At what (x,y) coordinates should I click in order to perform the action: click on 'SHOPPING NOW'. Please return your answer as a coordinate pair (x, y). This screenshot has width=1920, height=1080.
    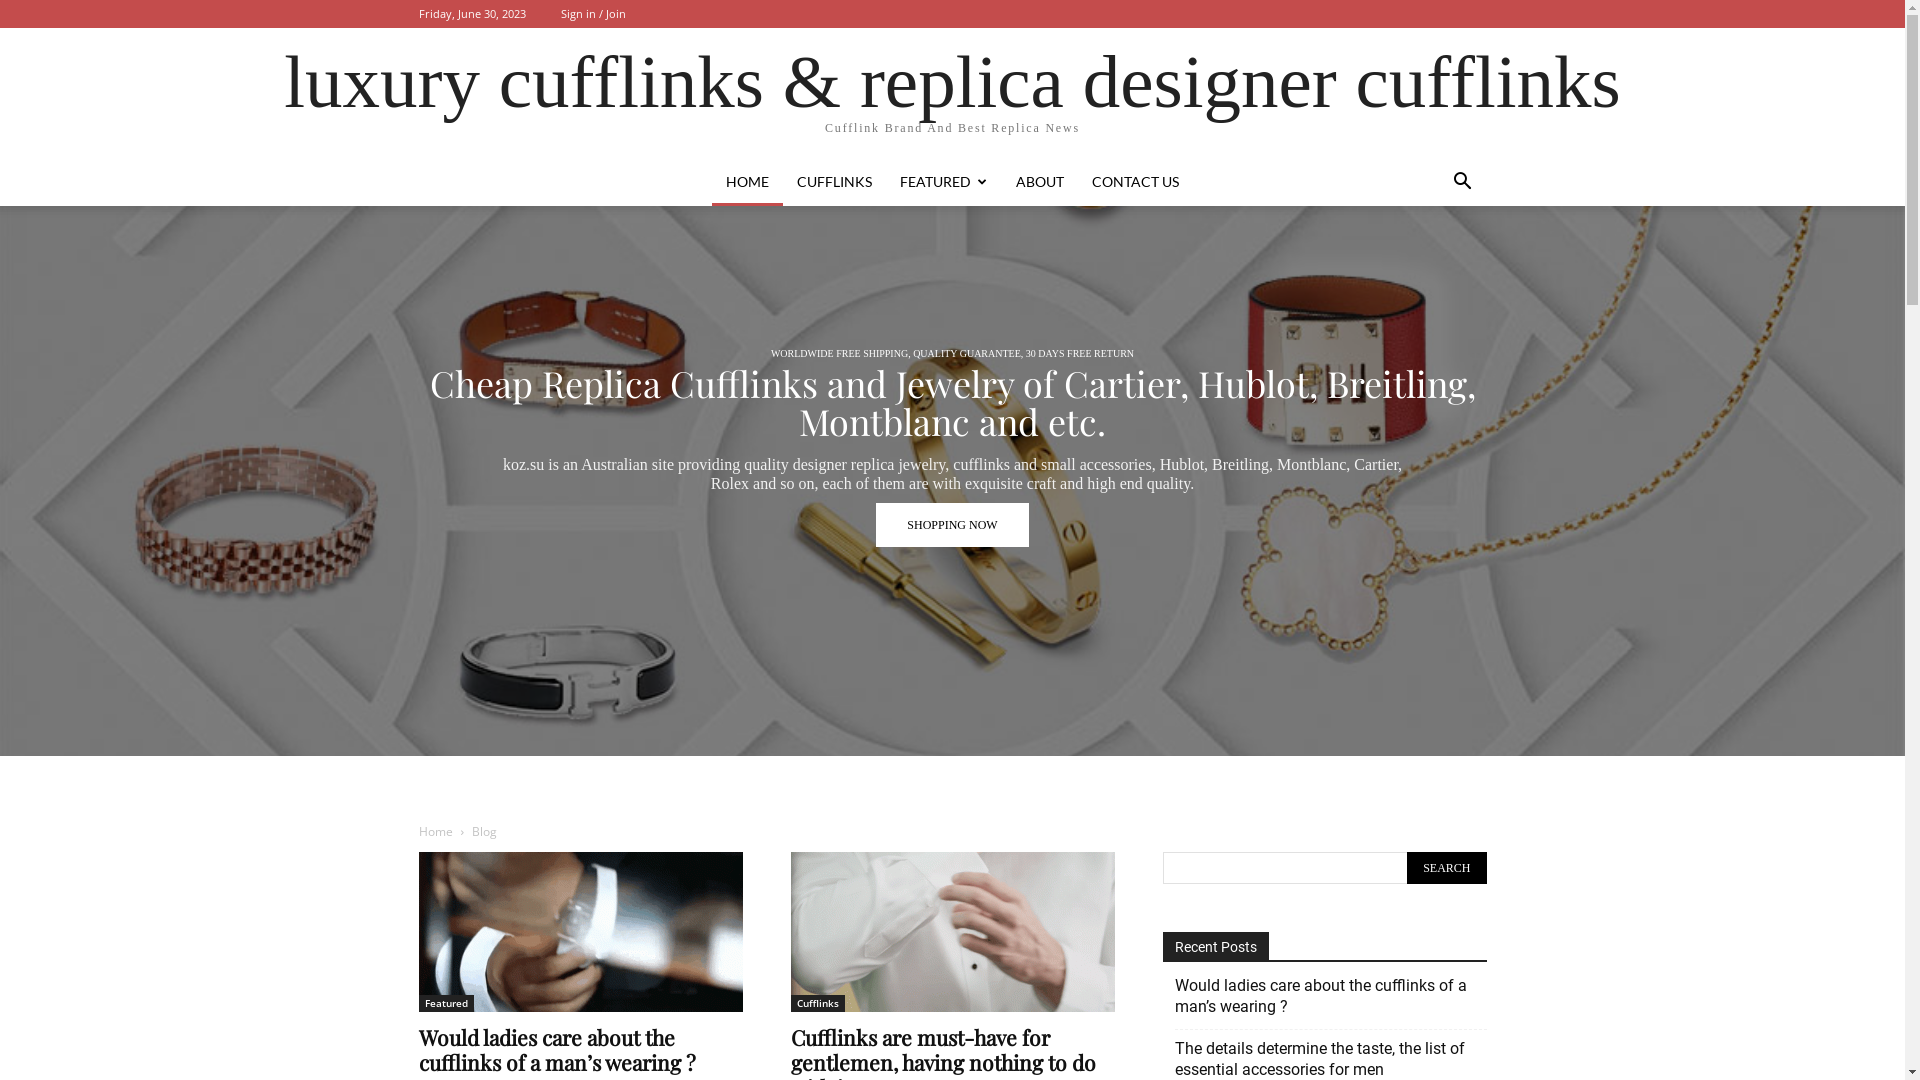
    Looking at the image, I should click on (950, 486).